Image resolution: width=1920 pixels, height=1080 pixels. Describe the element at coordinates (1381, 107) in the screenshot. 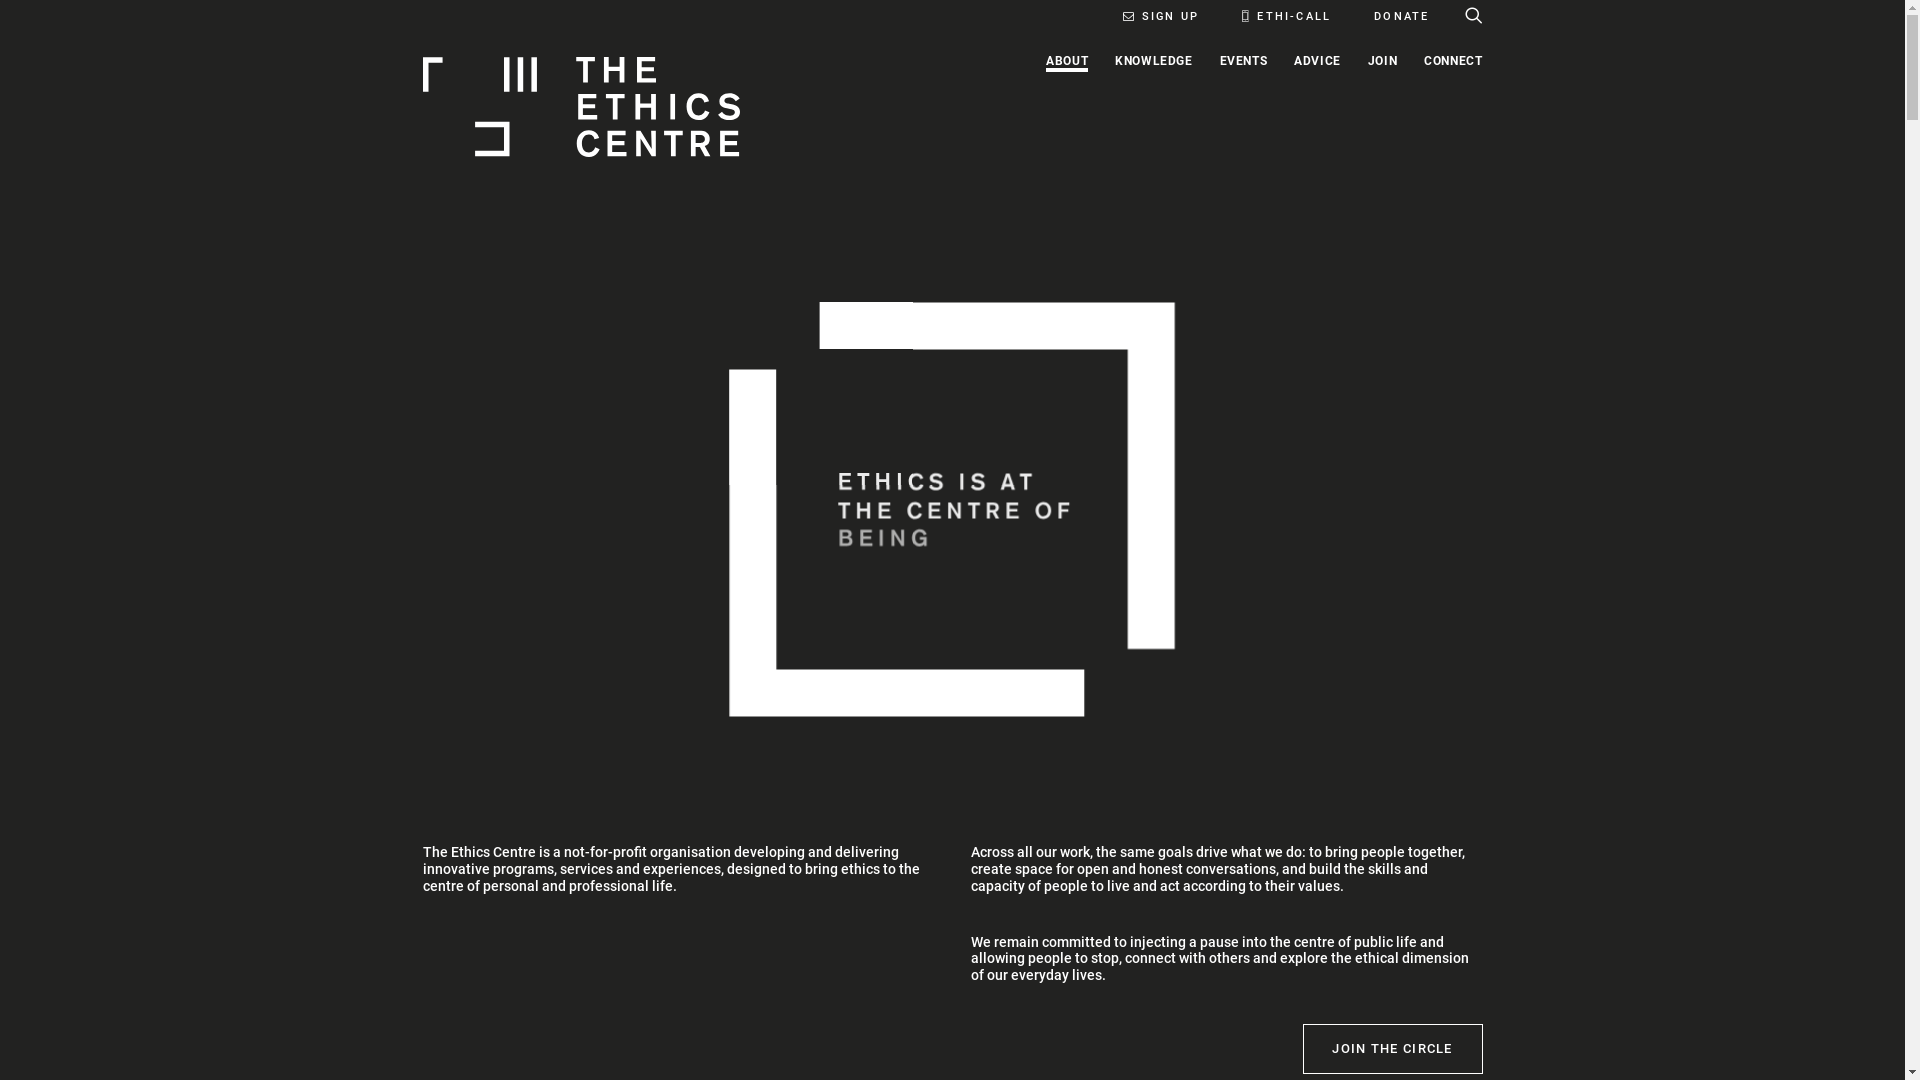

I see `'JOIN'` at that location.